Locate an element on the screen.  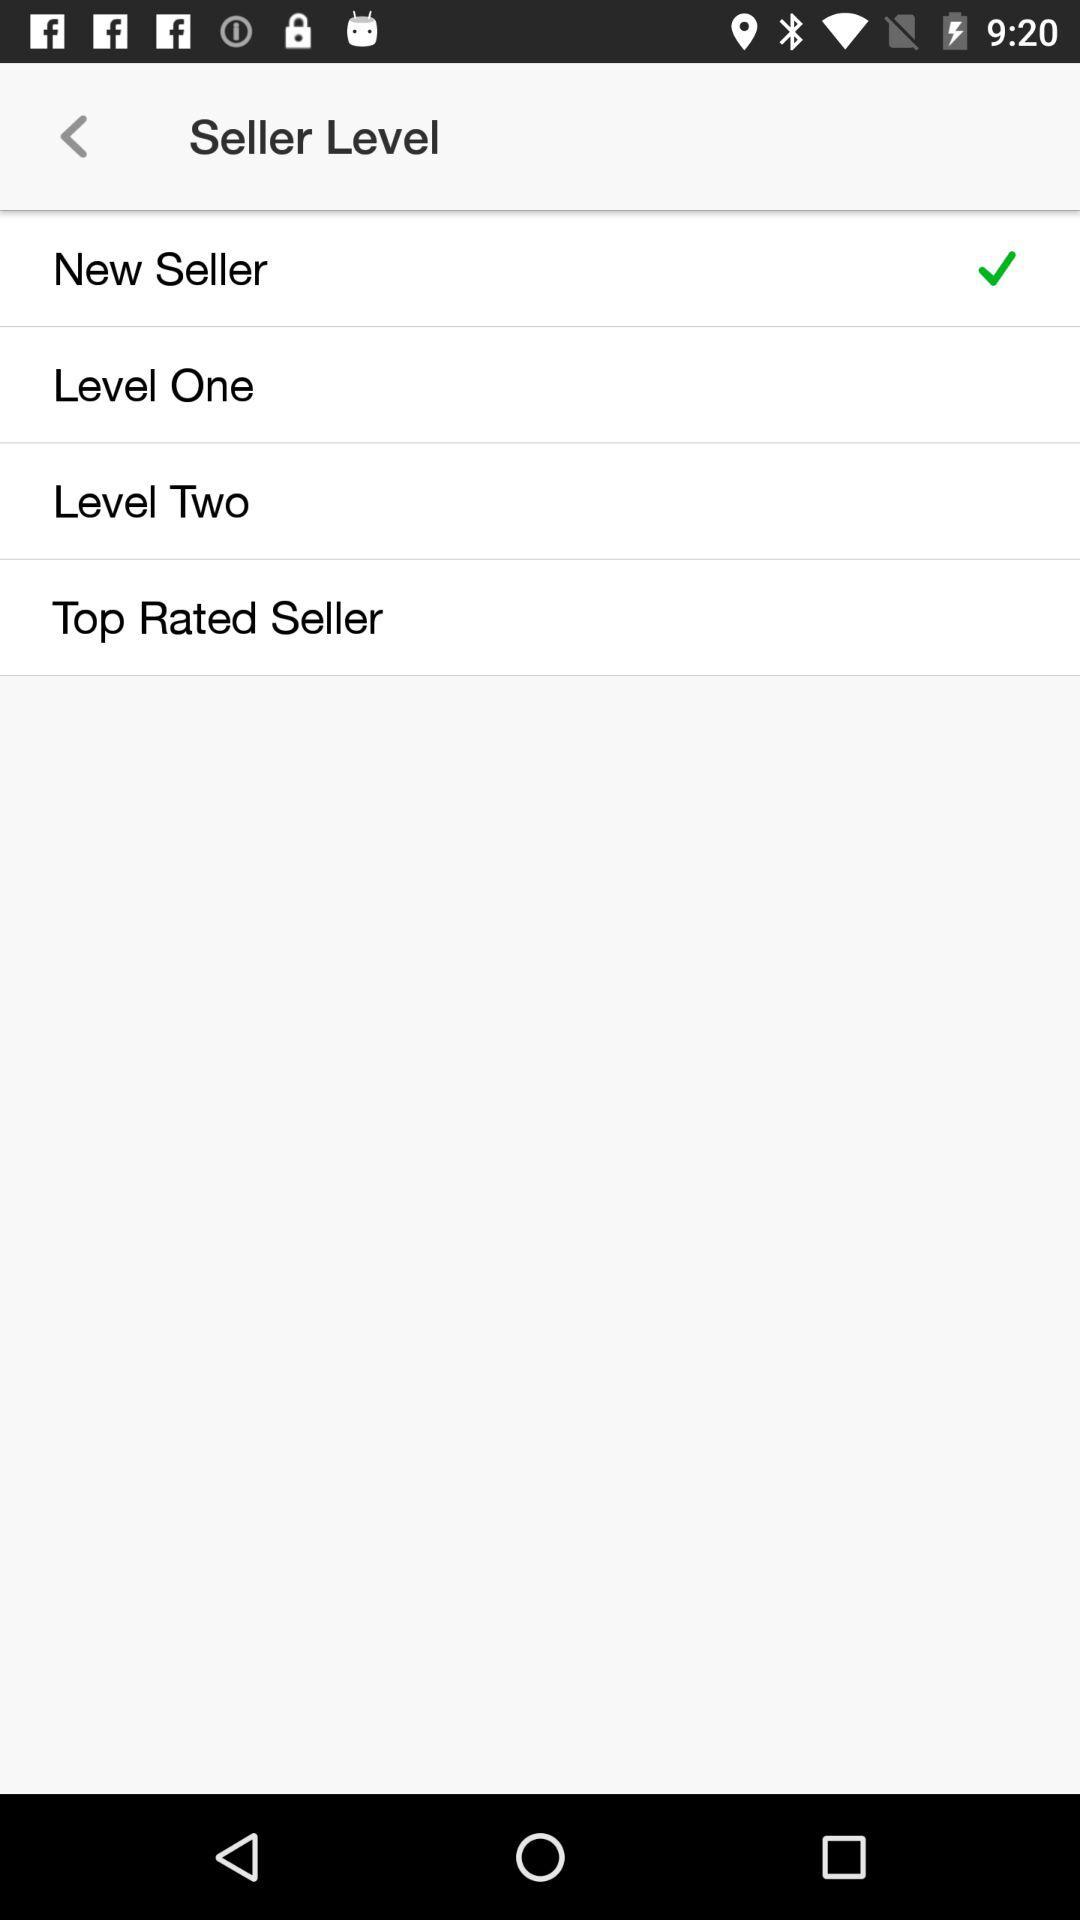
item next to new seller icon is located at coordinates (997, 267).